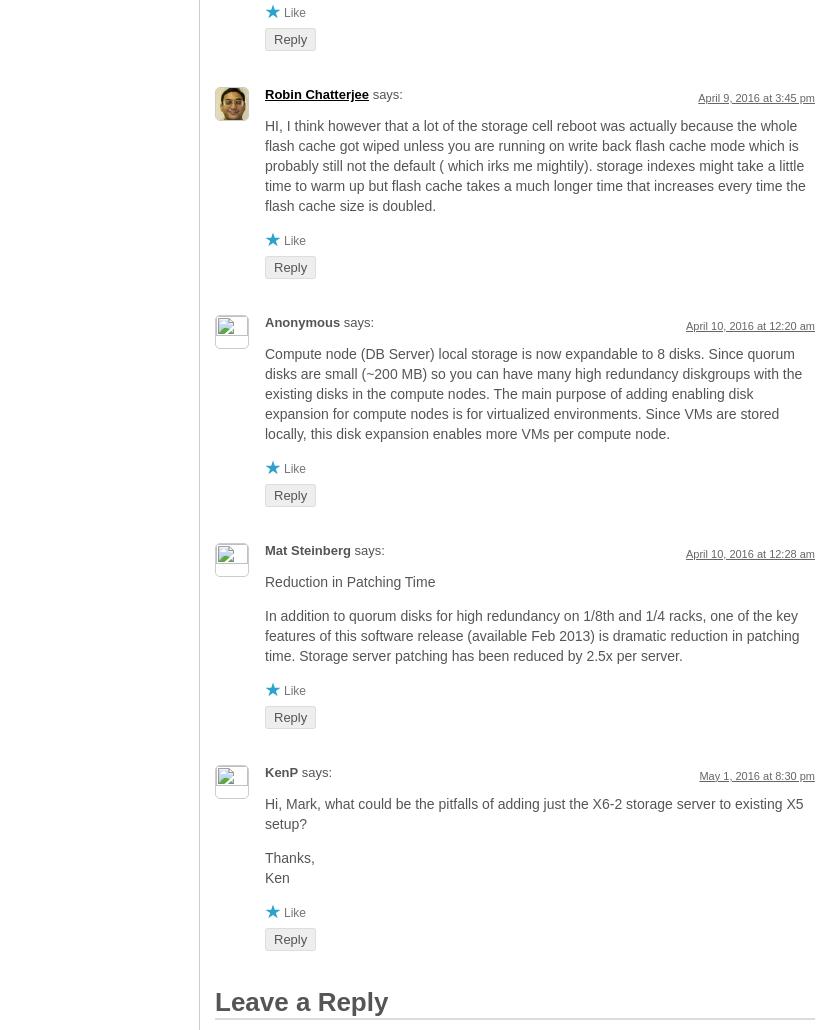 This screenshot has width=830, height=1030. Describe the element at coordinates (535, 164) in the screenshot. I see `'HI, I think however that a lot of the storage cell reboot was actually because the whole flash cache got  wiped unless you are running on write back flash cache mode which is probably still not the default ( which irks me mightily). storage indexes might take a little time to warm up but flash cache takes a much longer time that increases every time the flash cache size is doubled.'` at that location.